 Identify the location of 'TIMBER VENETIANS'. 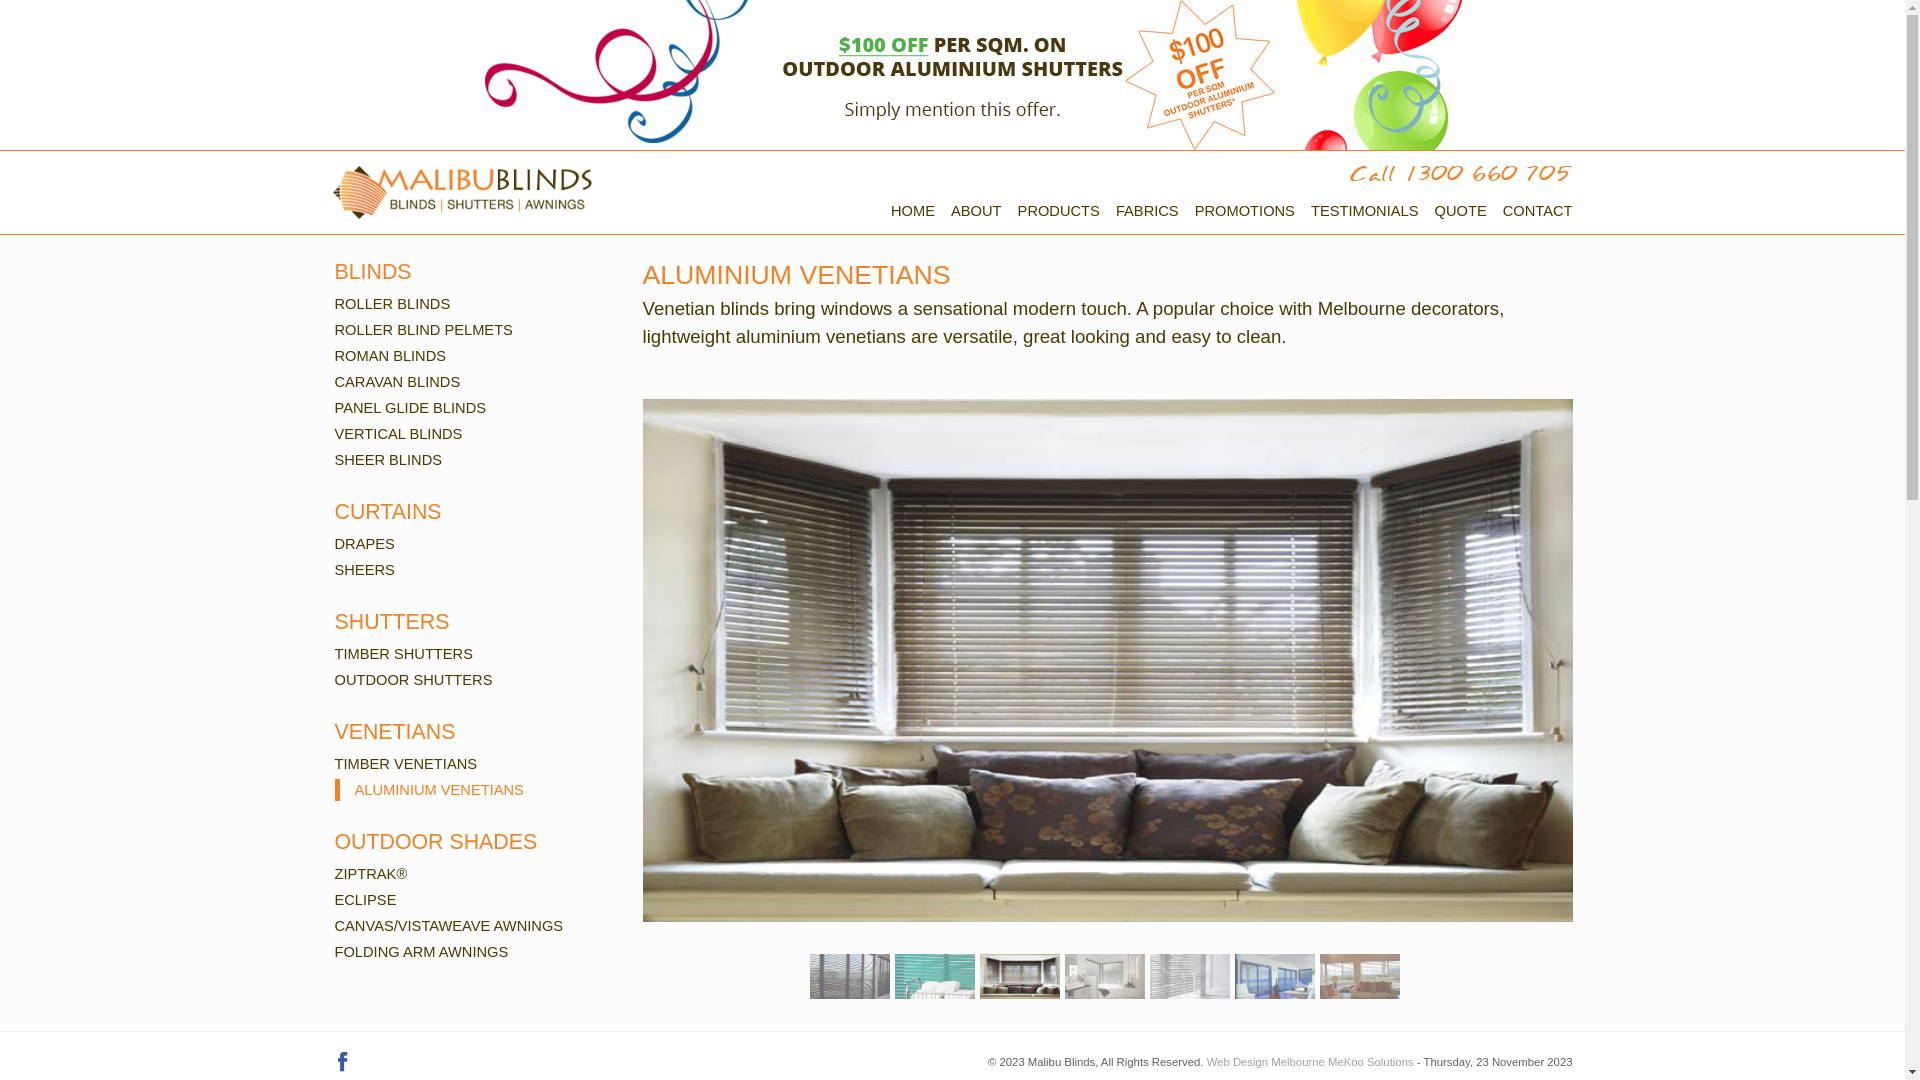
(473, 763).